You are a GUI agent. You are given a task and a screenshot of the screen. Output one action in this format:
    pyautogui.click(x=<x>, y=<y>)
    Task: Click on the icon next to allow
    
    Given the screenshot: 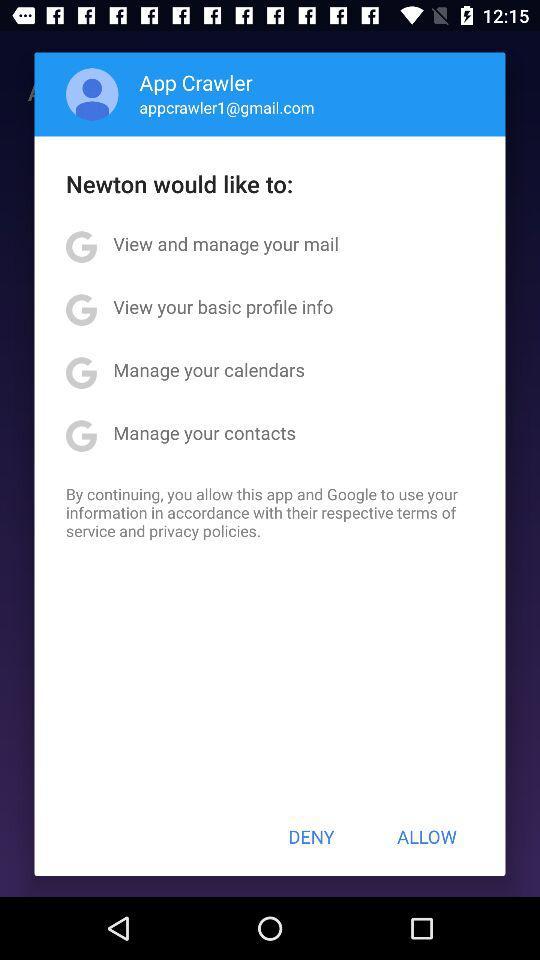 What is the action you would take?
    pyautogui.click(x=311, y=836)
    